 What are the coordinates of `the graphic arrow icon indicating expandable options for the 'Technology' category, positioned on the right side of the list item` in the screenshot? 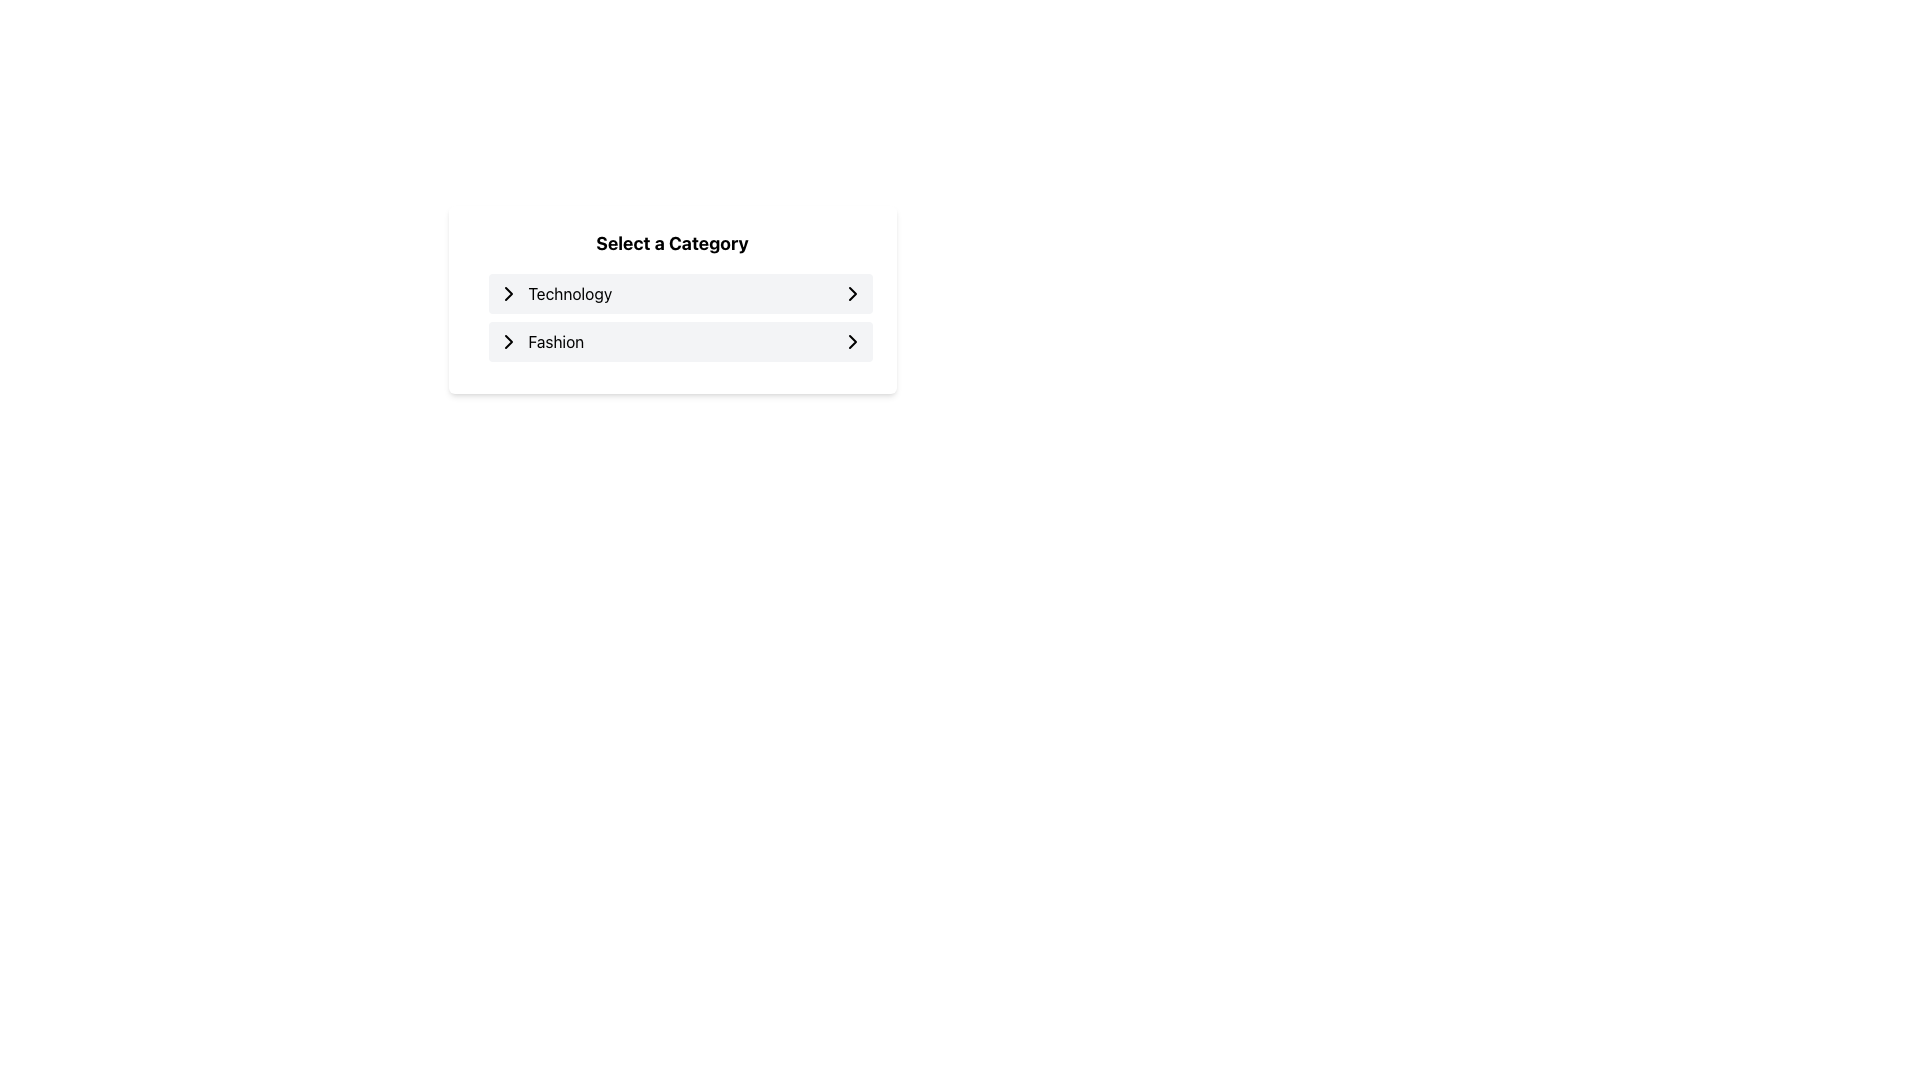 It's located at (508, 293).